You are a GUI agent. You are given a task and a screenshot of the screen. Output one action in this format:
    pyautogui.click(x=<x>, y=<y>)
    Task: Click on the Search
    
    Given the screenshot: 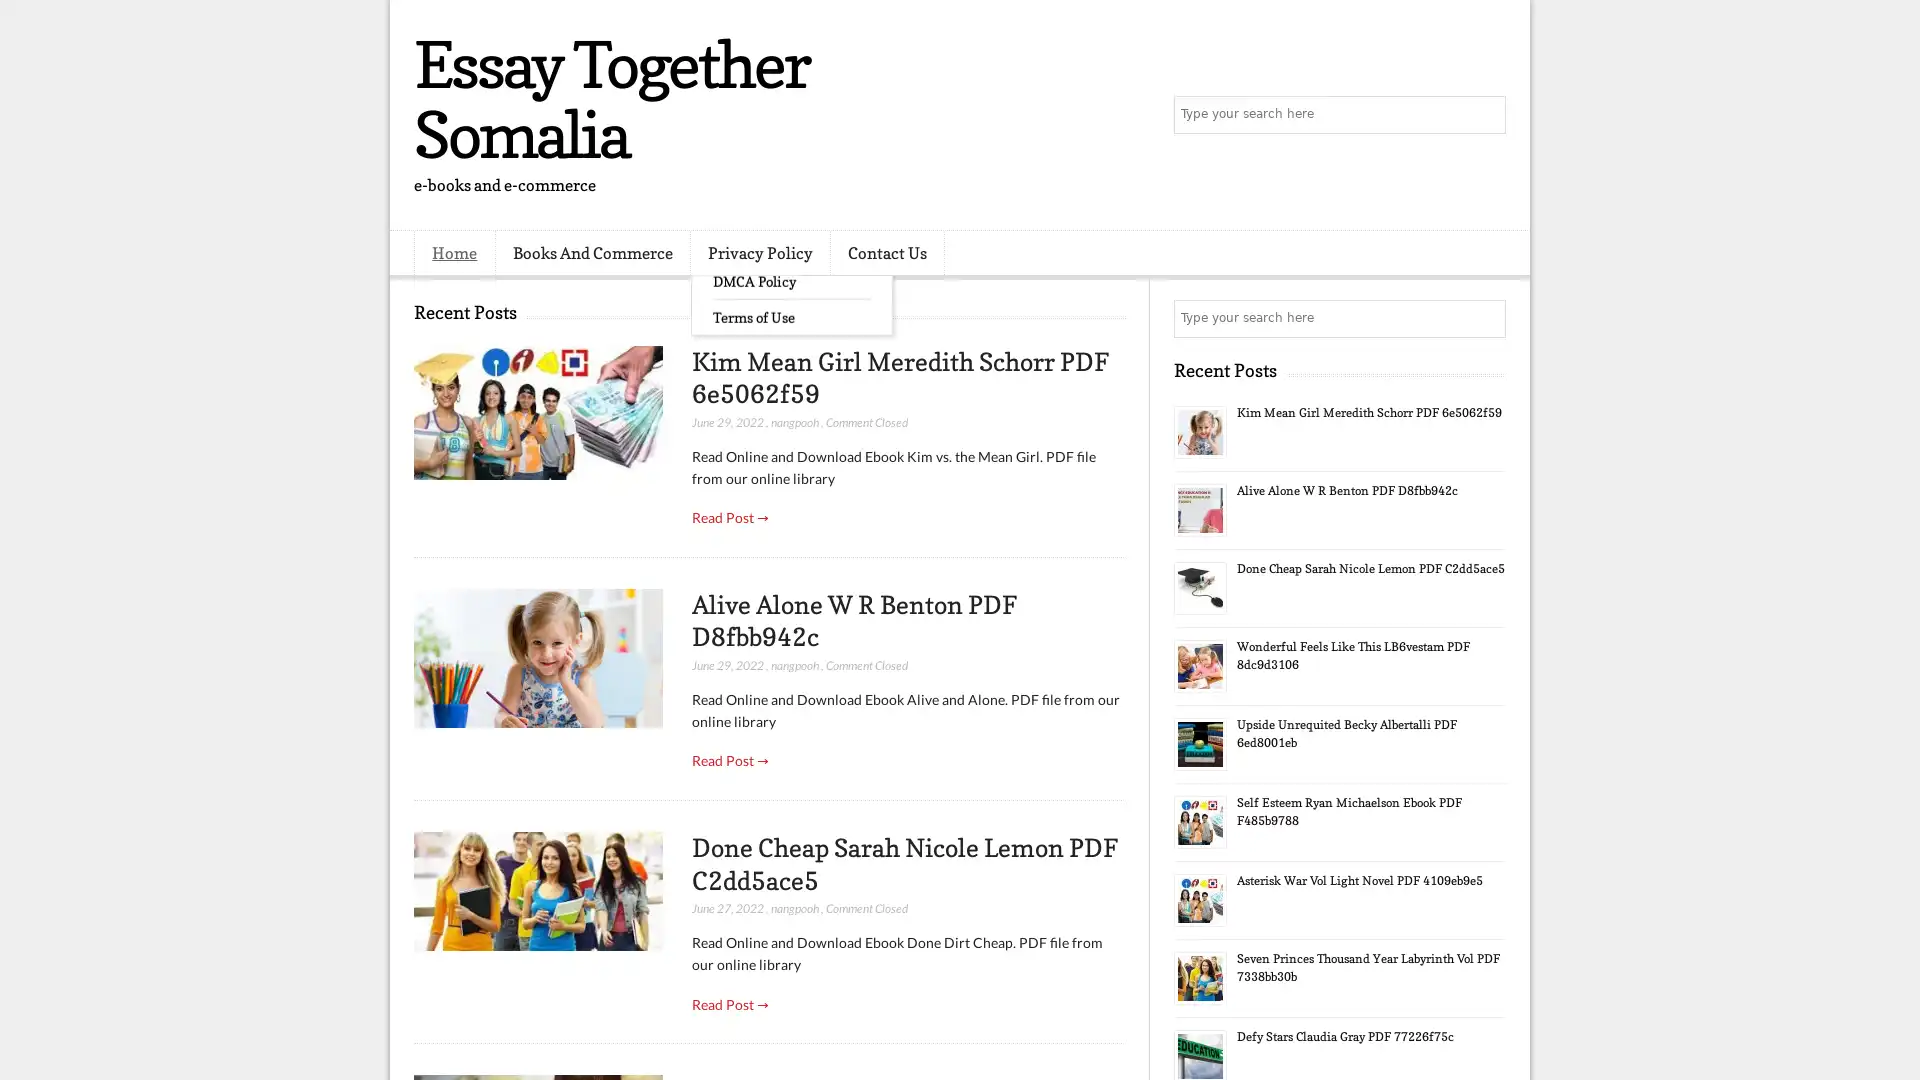 What is the action you would take?
    pyautogui.click(x=1485, y=115)
    